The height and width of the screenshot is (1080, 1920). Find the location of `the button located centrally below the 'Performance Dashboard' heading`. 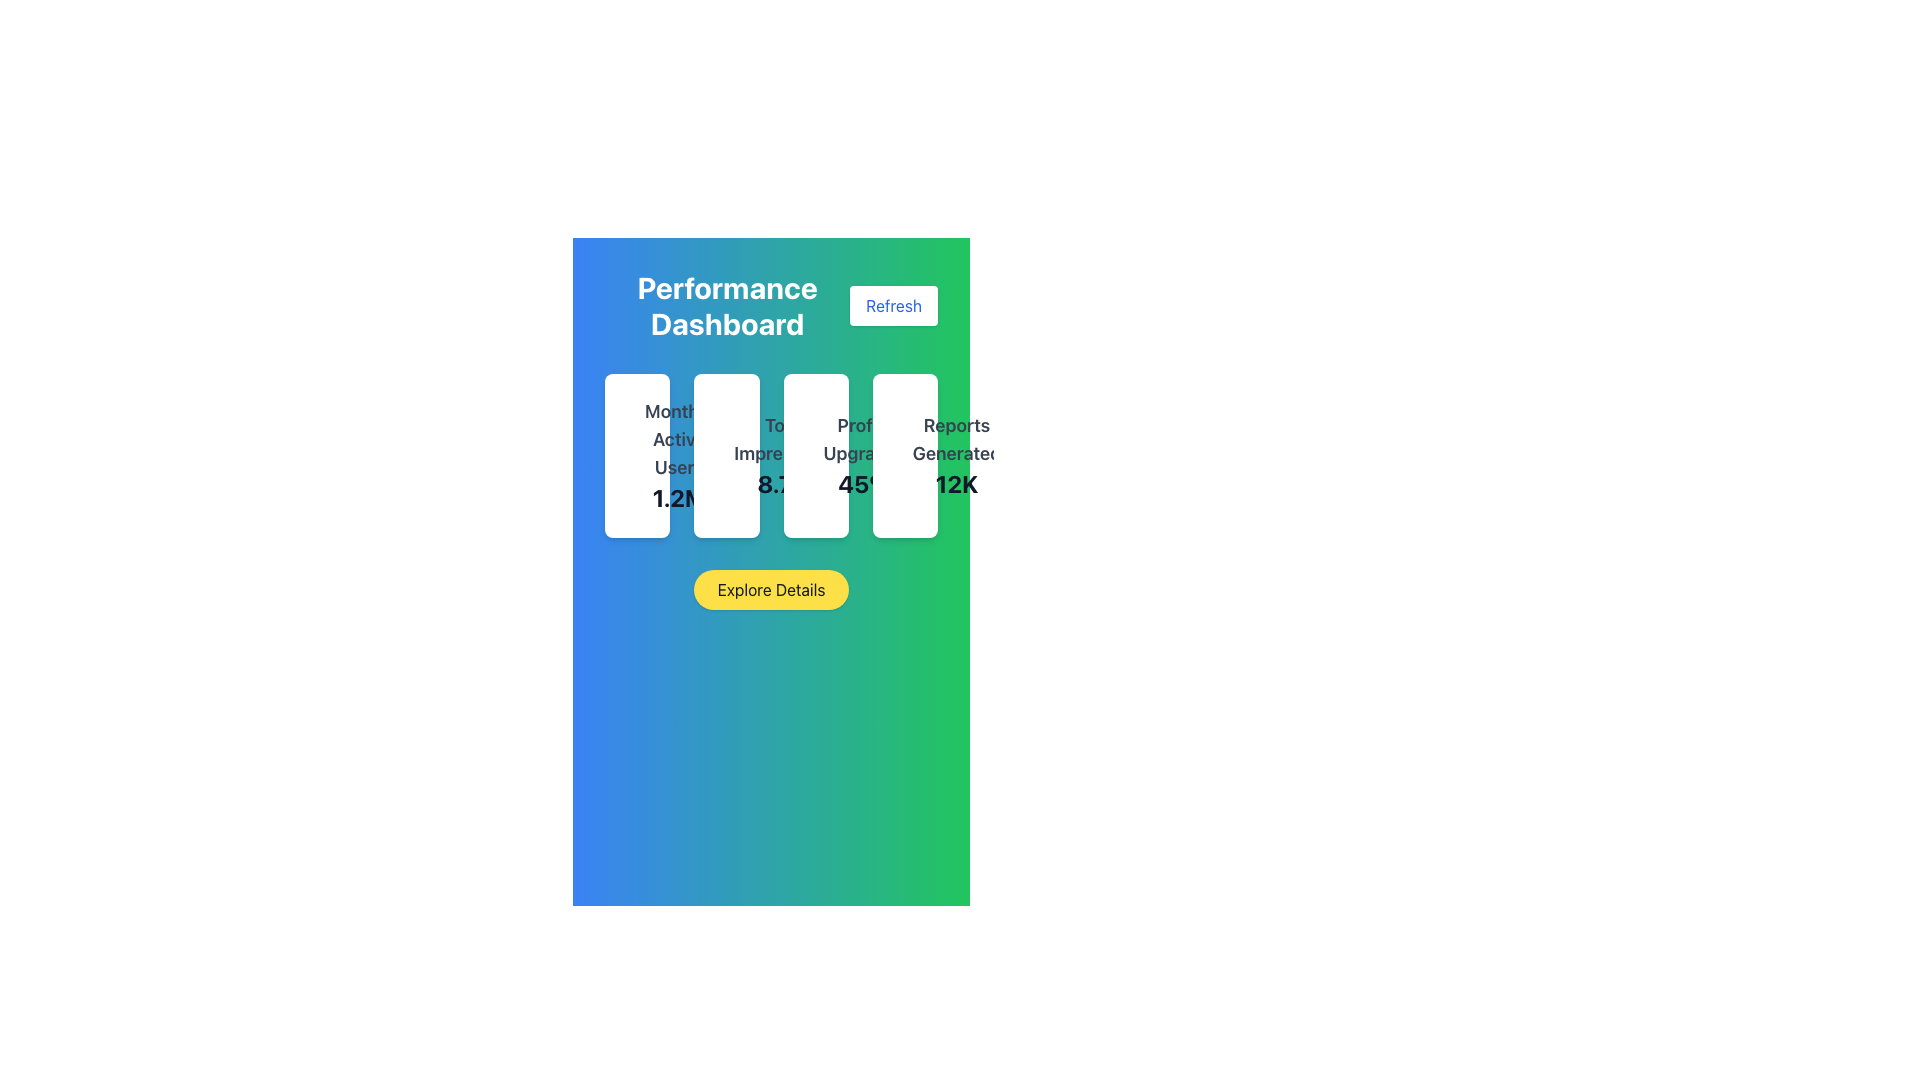

the button located centrally below the 'Performance Dashboard' heading is located at coordinates (770, 589).